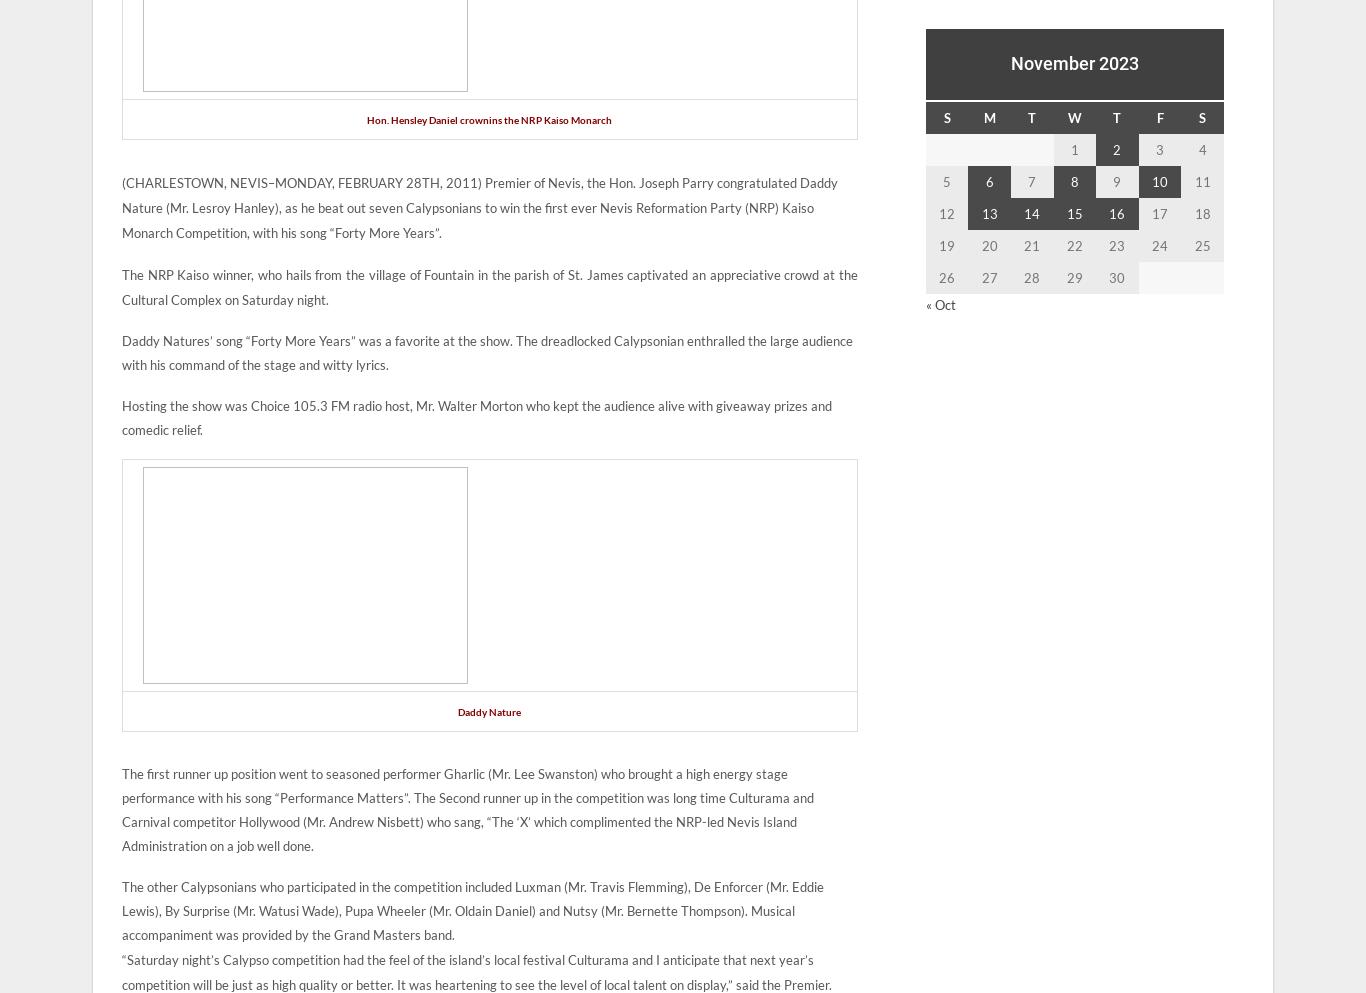 This screenshot has height=993, width=1366. Describe the element at coordinates (487, 353) in the screenshot. I see `'Daddy Natures’ song “Forty More Years” was a favorite at the show.  The dreadlocked Calypsonian enthralled the large audience with his command of the stage and witty lyrics.'` at that location.